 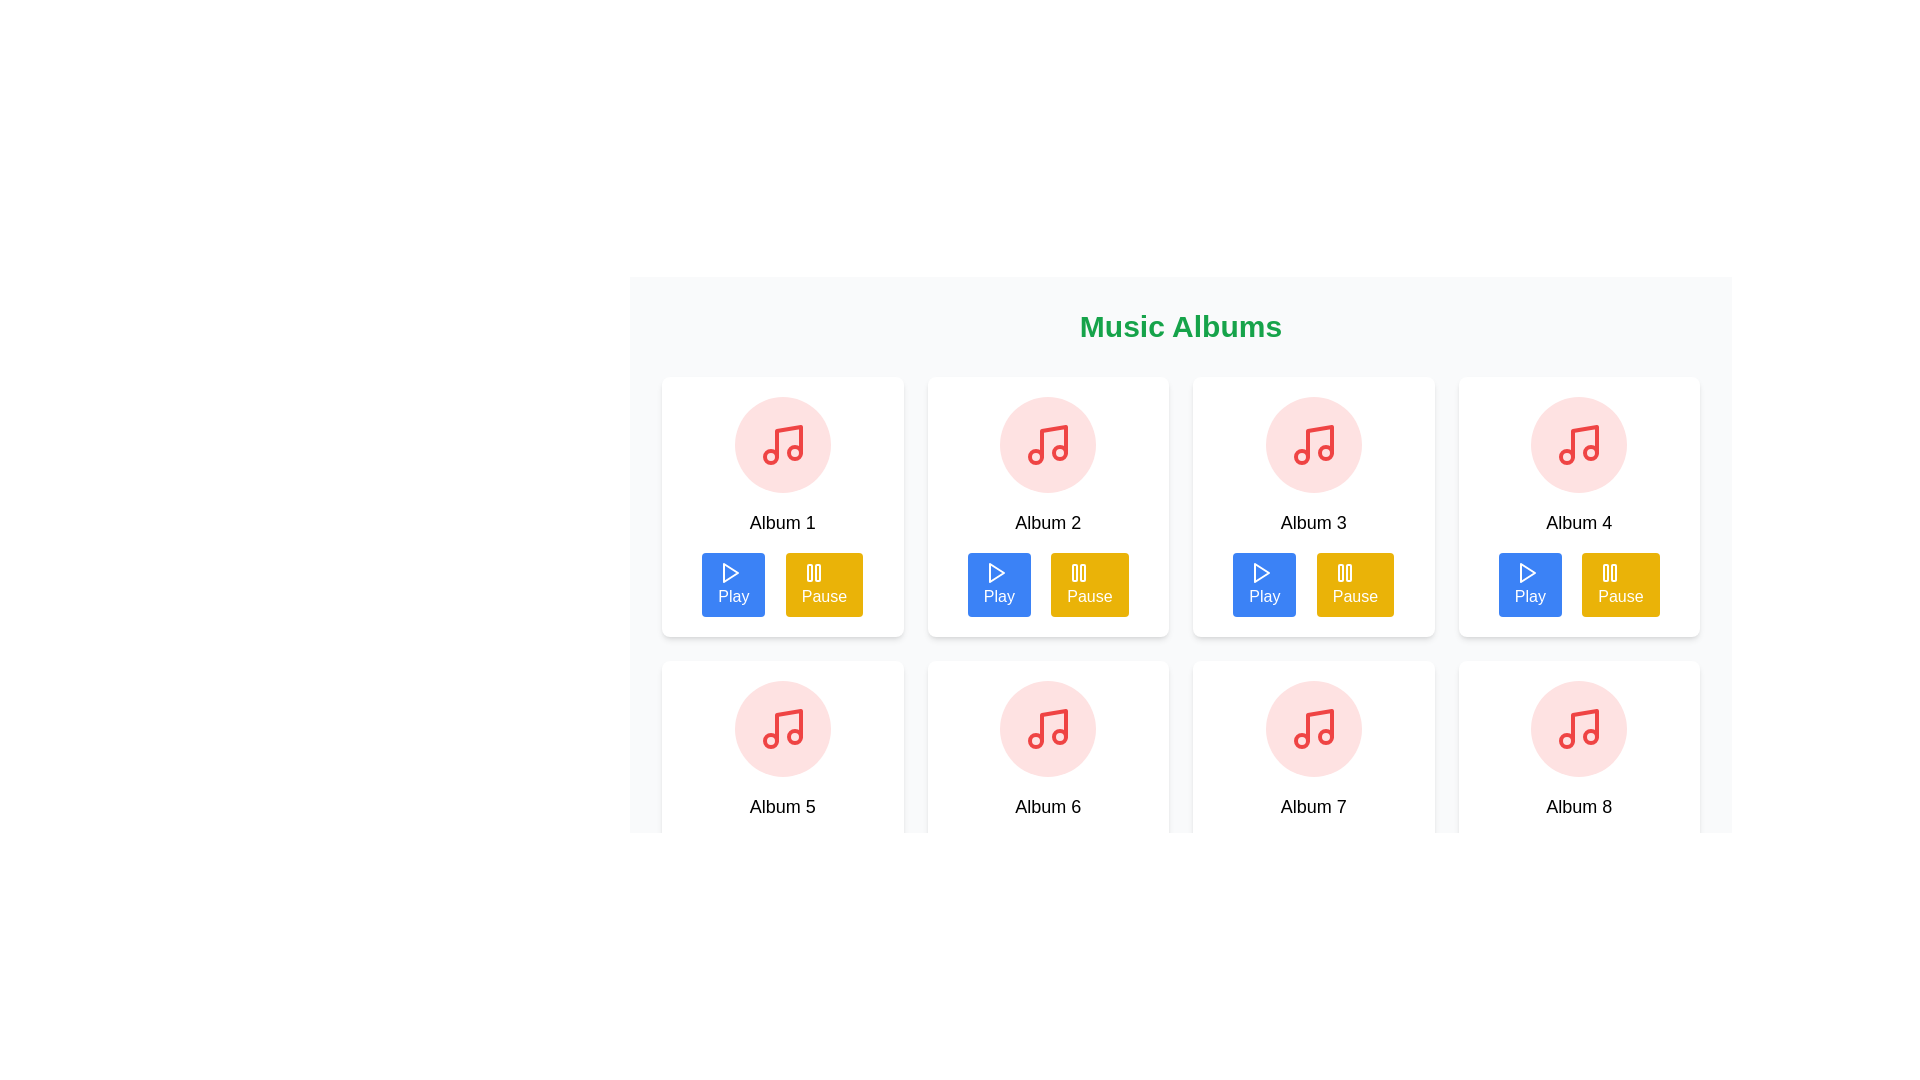 I want to click on the playback button located below Album 2, which is the first button in its row of control buttons, so click(x=999, y=585).